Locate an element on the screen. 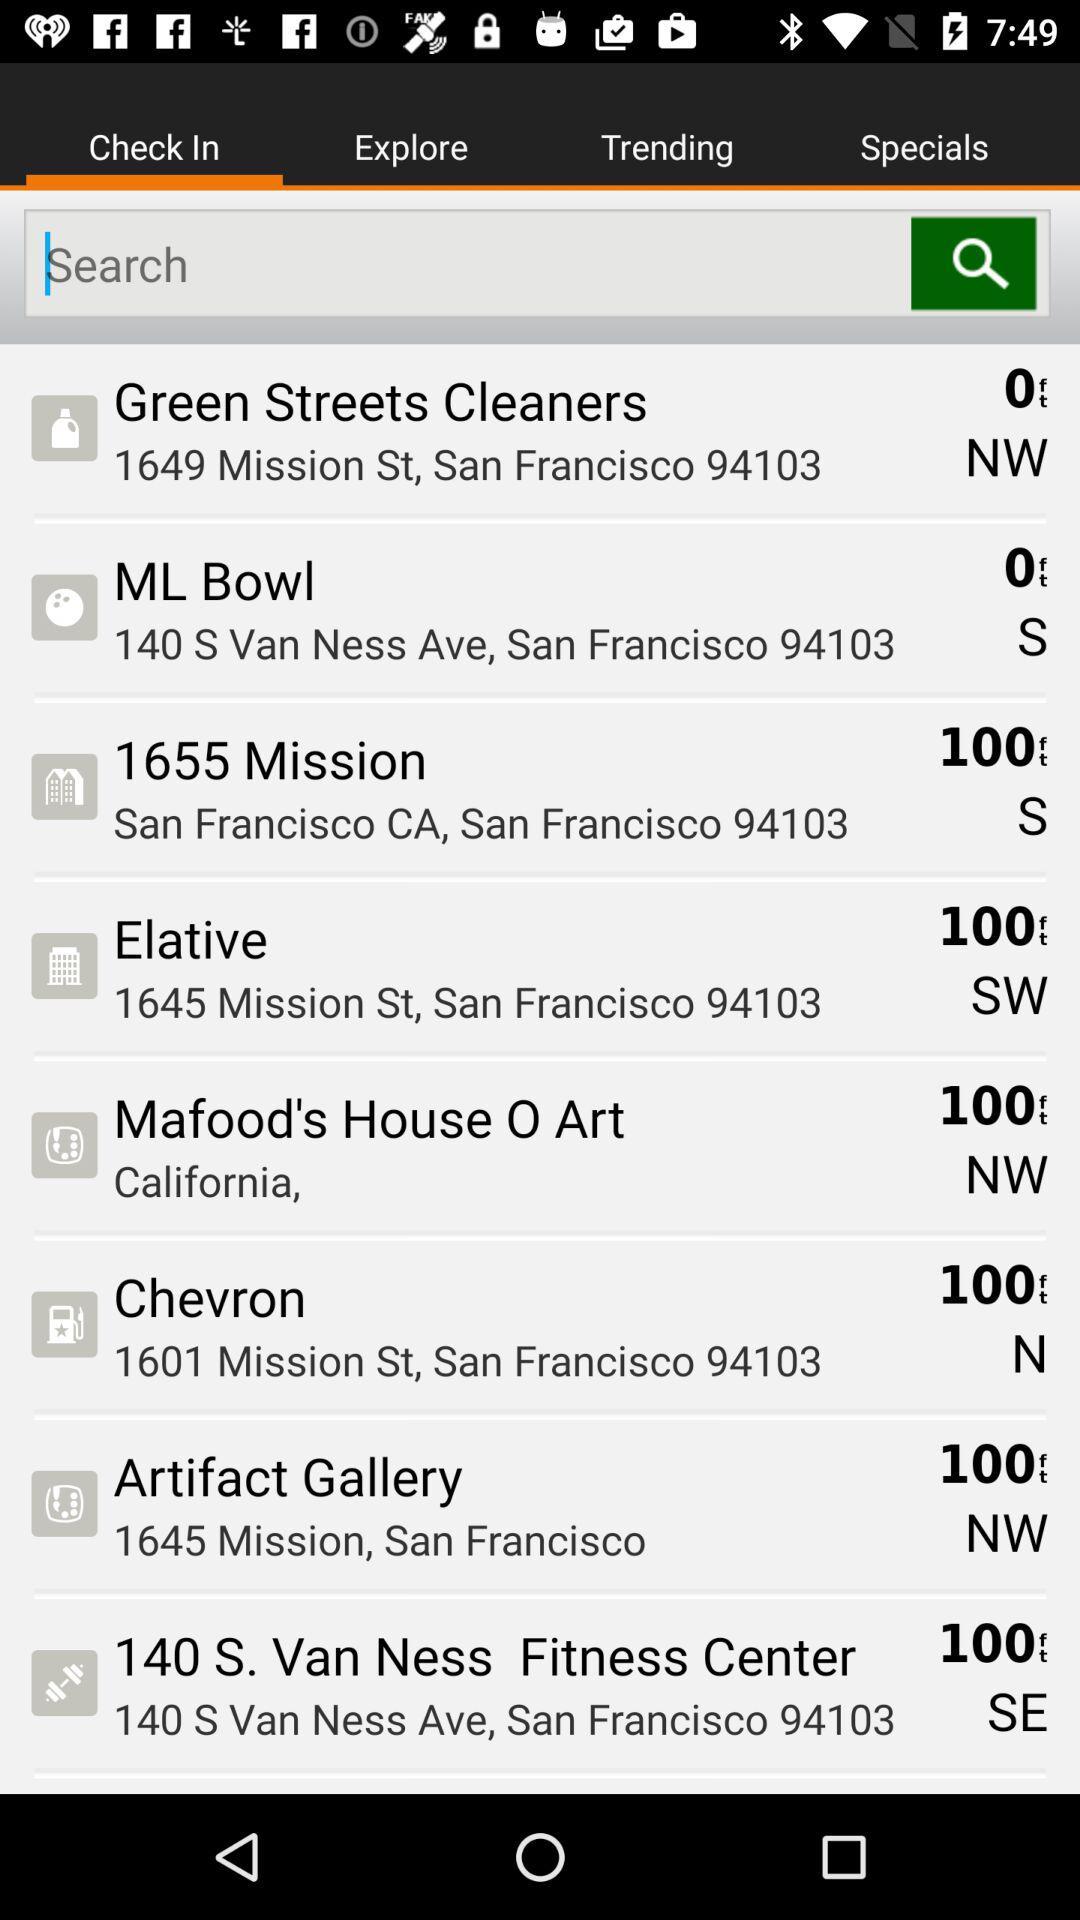 Image resolution: width=1080 pixels, height=1920 pixels. the search icon is located at coordinates (979, 262).